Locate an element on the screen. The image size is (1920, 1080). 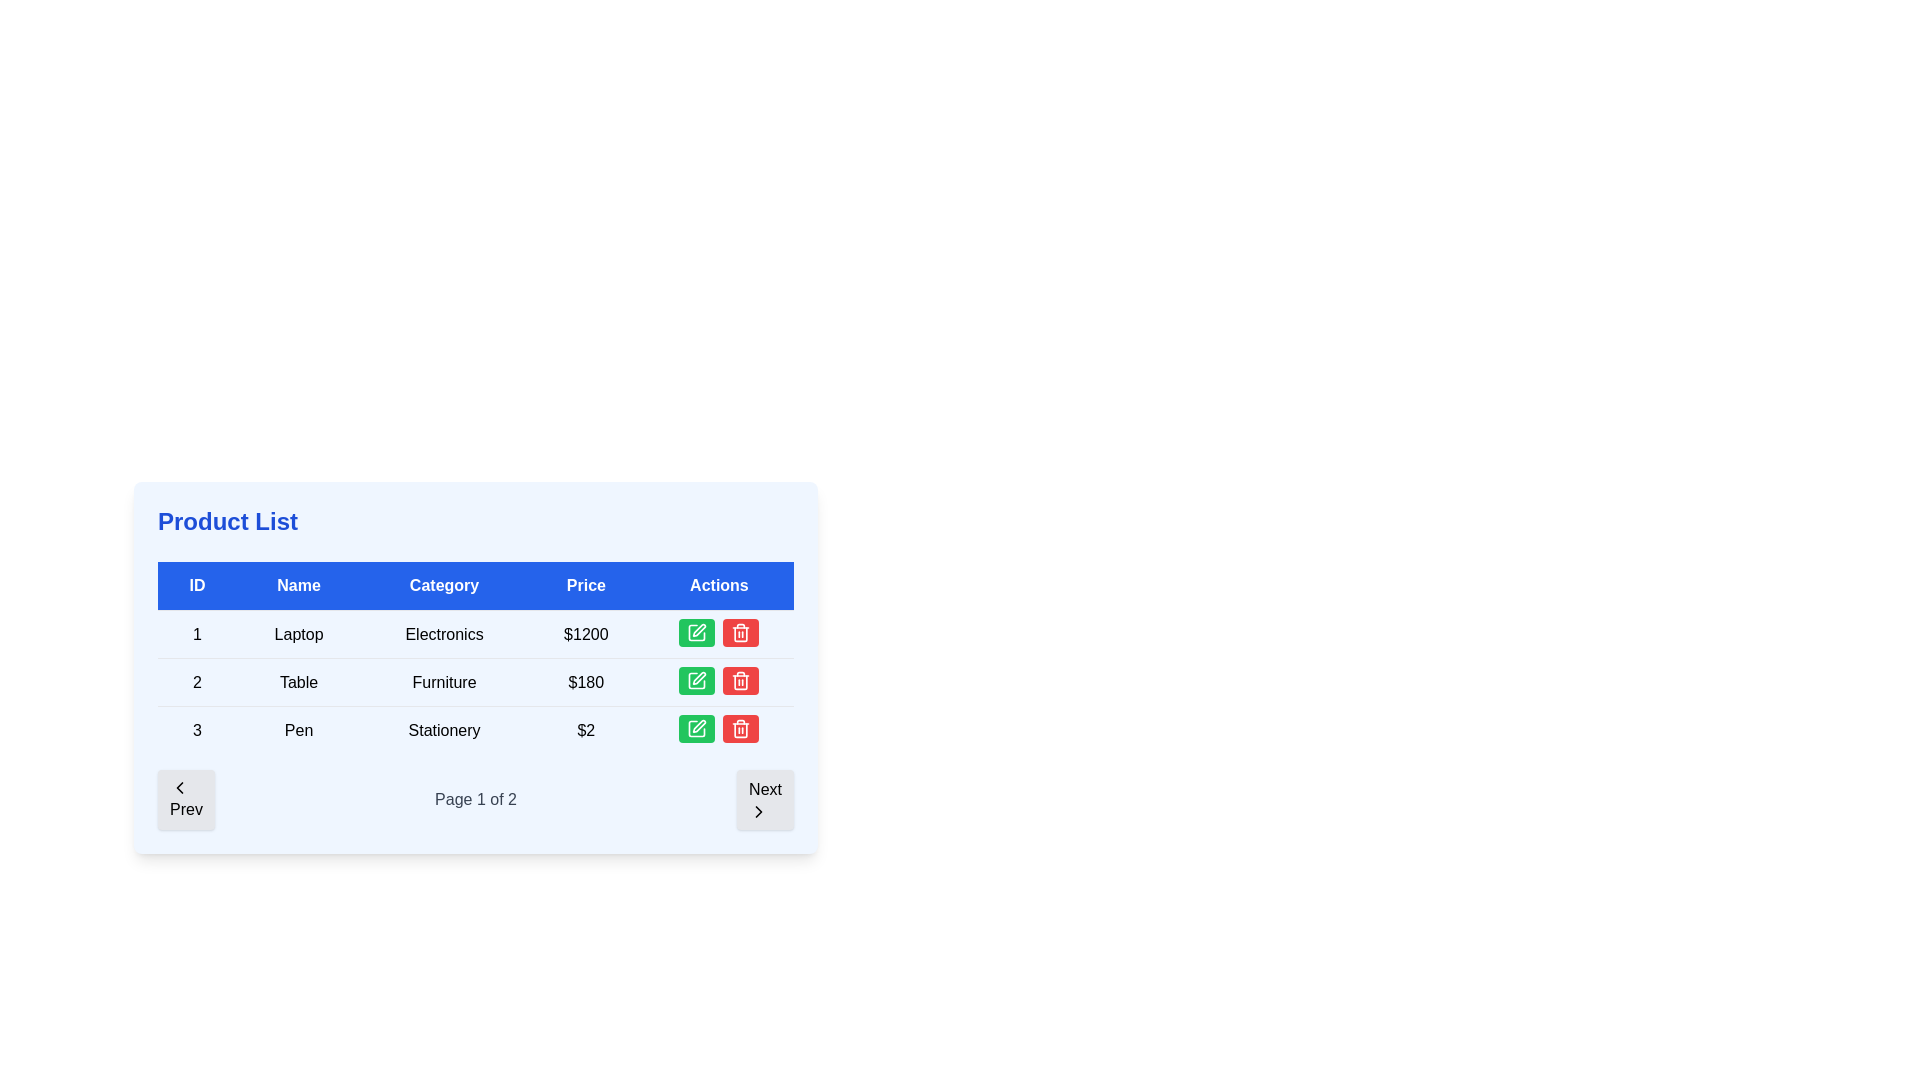
the green pen icon inside the first button of the 'Actions' column in the third row of the table is located at coordinates (697, 729).